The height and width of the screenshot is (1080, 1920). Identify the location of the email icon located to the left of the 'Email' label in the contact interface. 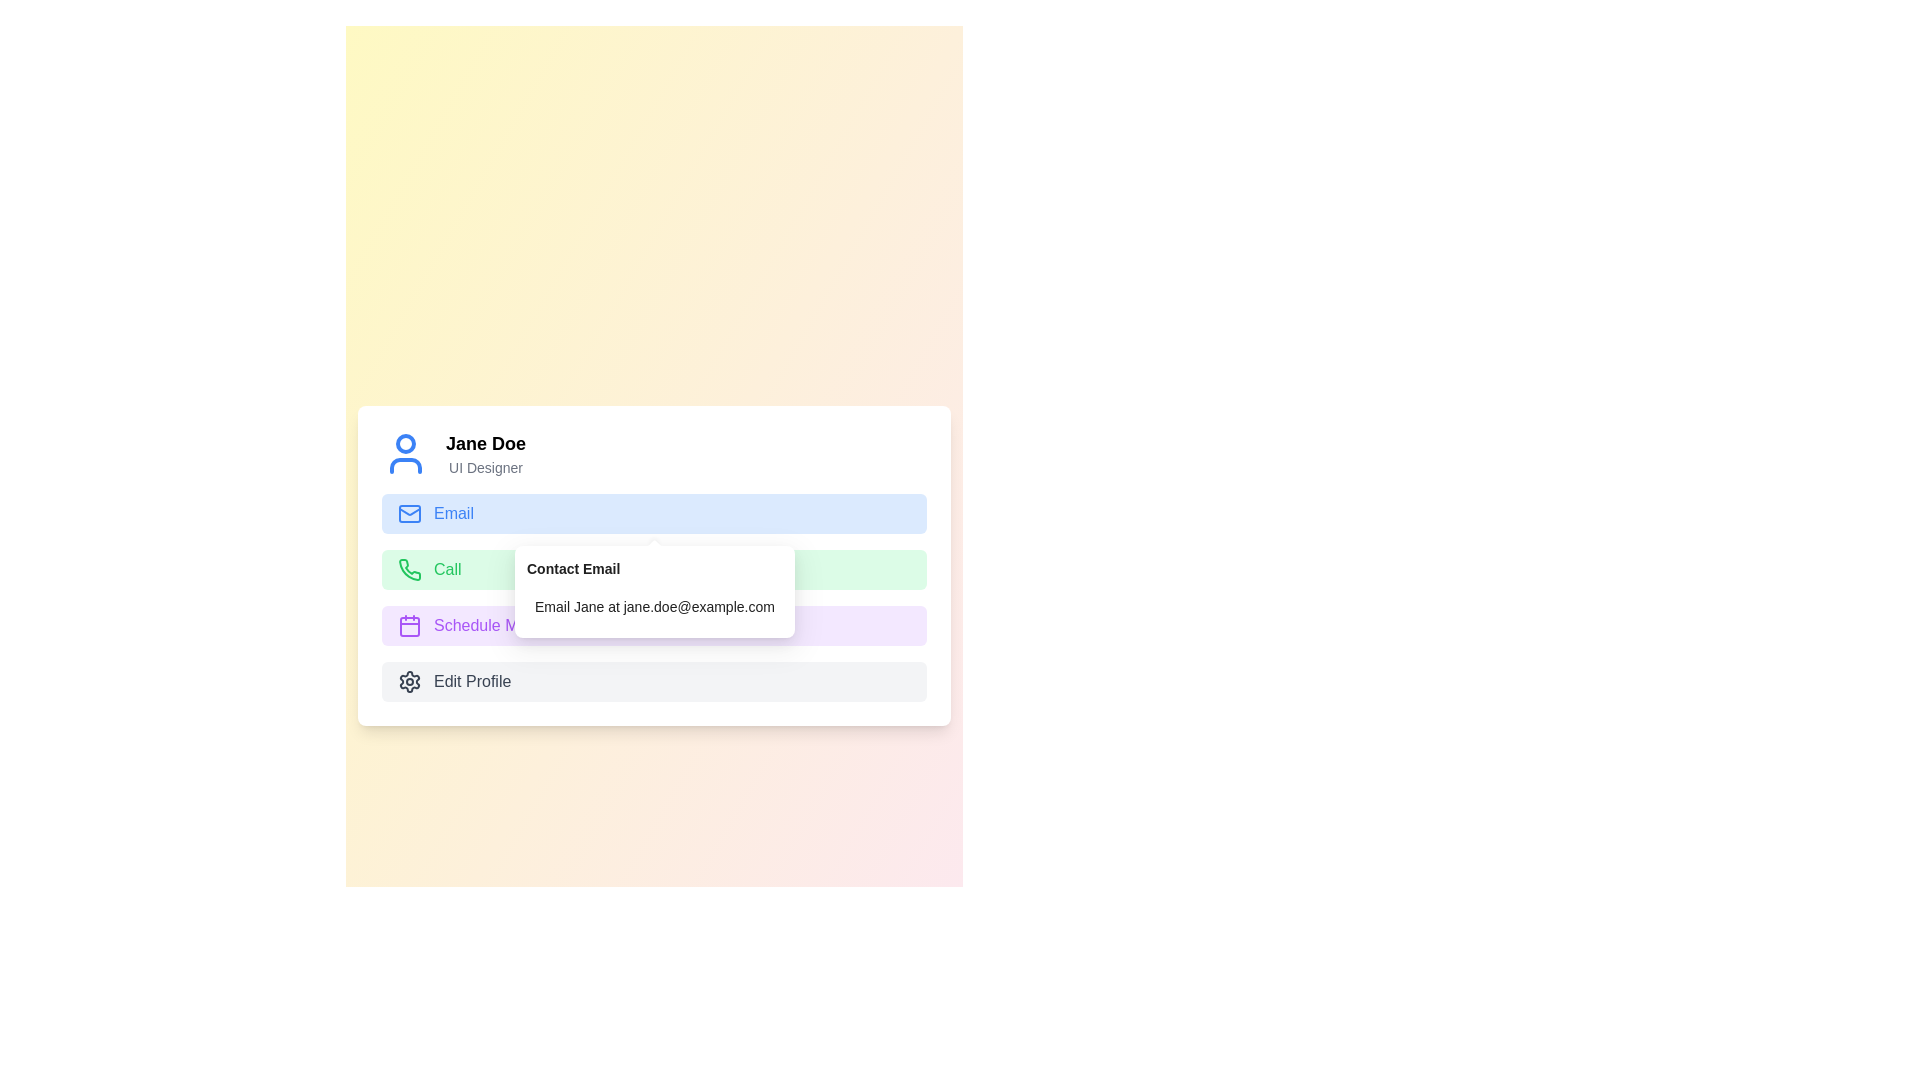
(408, 512).